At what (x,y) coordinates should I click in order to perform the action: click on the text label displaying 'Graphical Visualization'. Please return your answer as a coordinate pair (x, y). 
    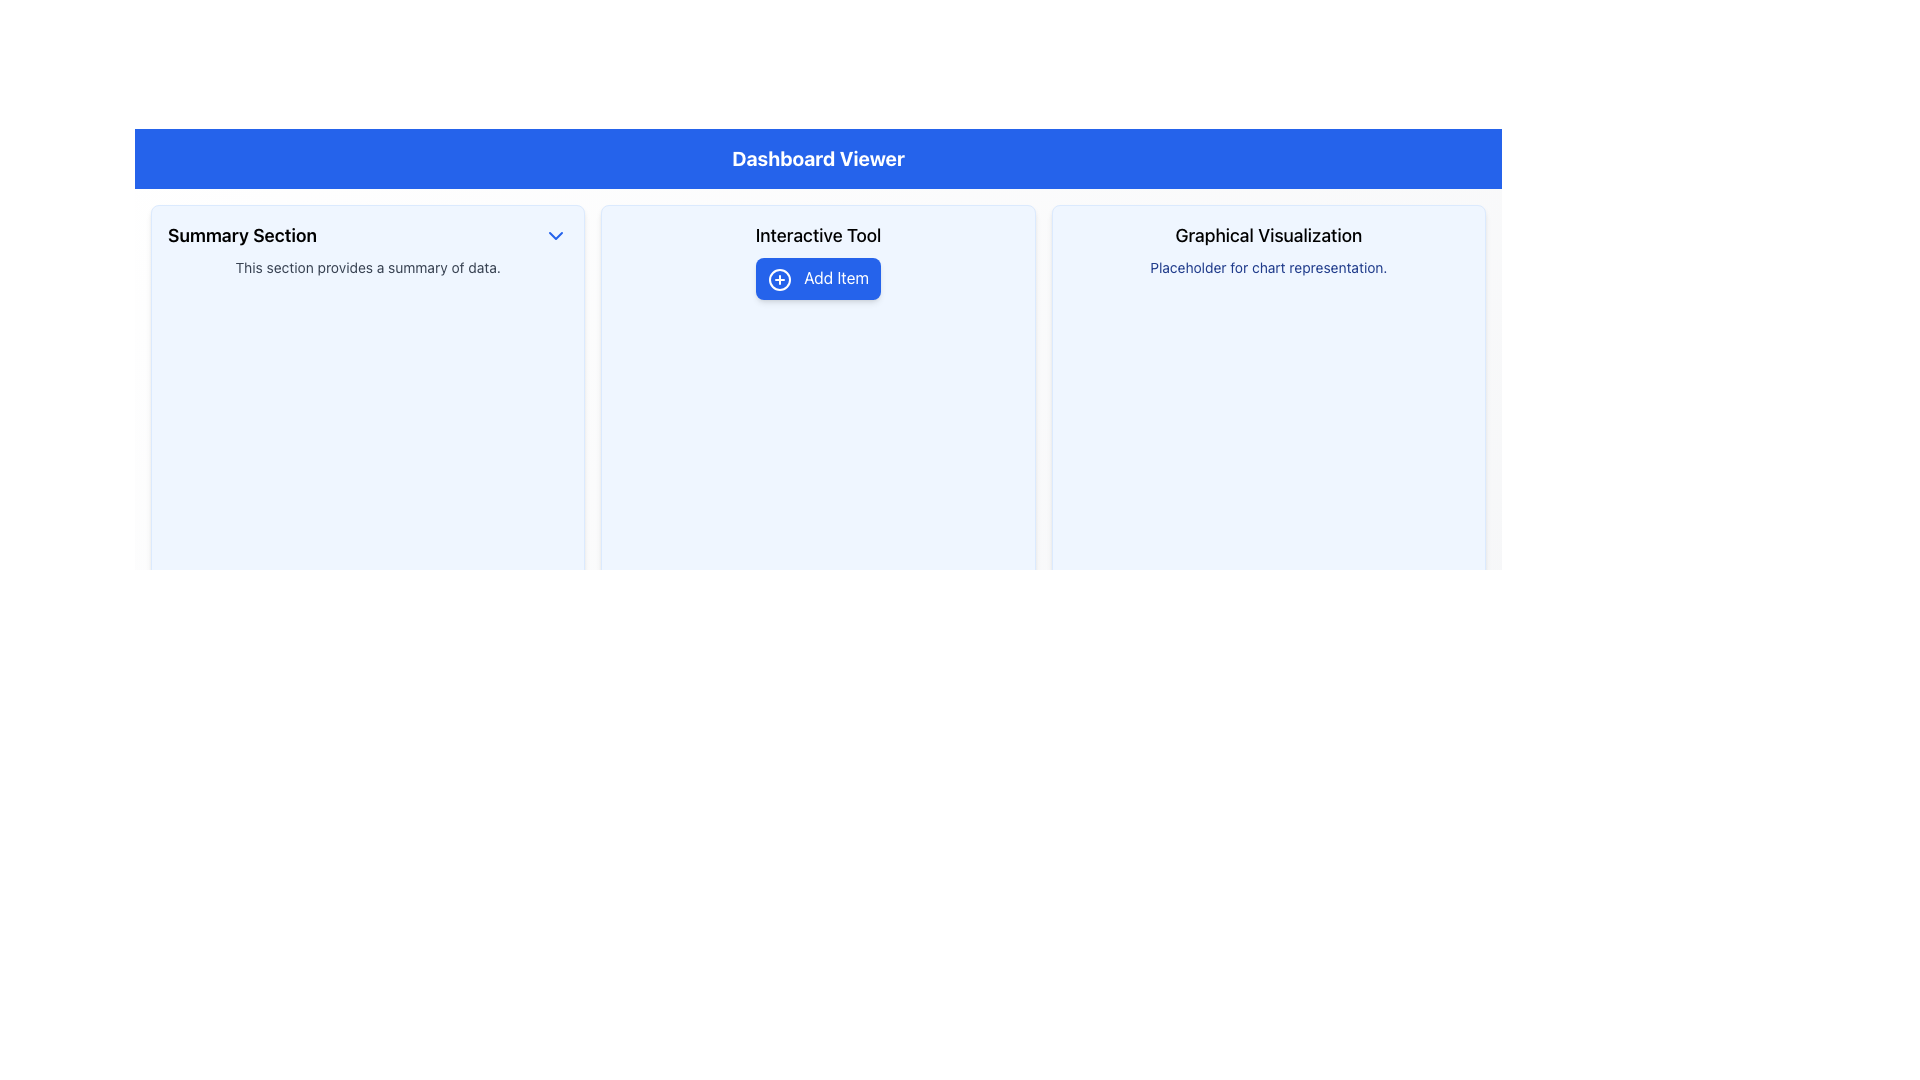
    Looking at the image, I should click on (1267, 234).